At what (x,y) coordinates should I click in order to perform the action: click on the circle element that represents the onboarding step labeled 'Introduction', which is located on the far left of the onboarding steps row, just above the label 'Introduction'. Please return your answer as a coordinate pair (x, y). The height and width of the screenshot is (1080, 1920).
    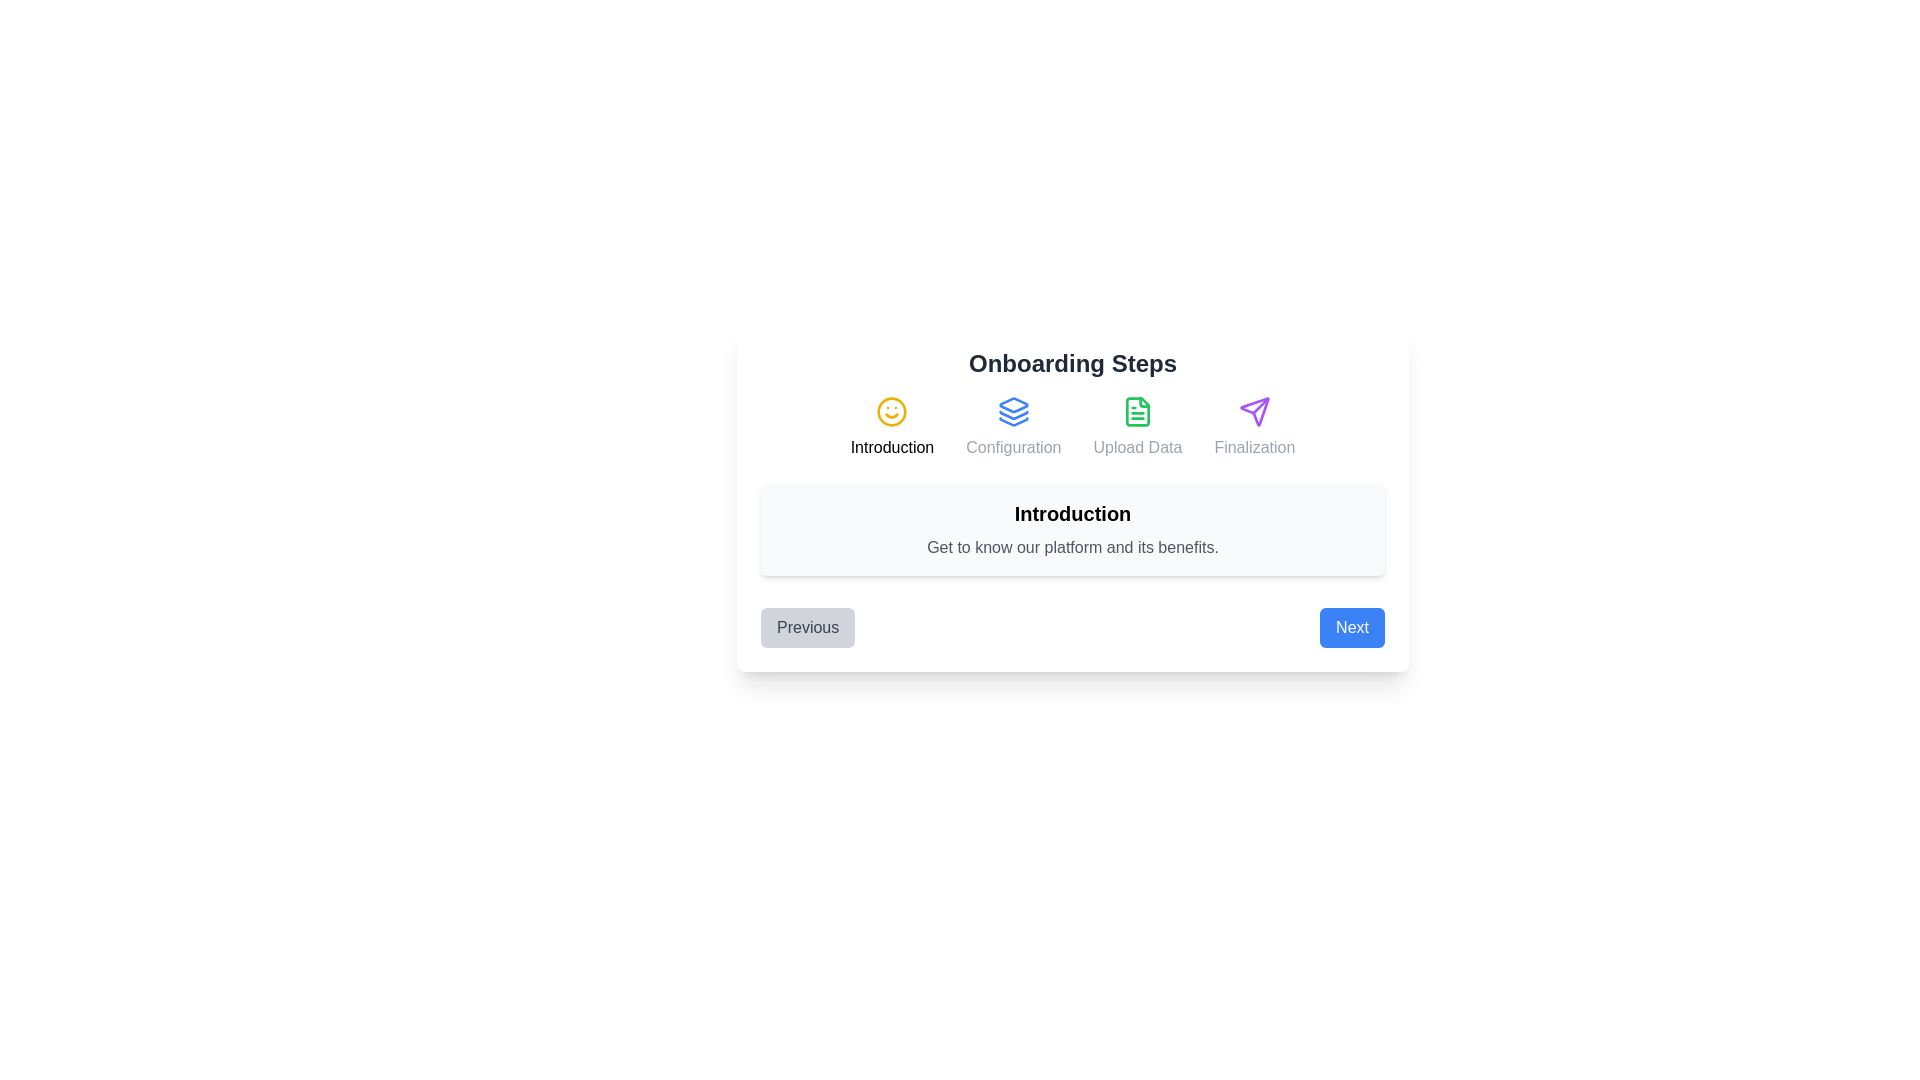
    Looking at the image, I should click on (891, 411).